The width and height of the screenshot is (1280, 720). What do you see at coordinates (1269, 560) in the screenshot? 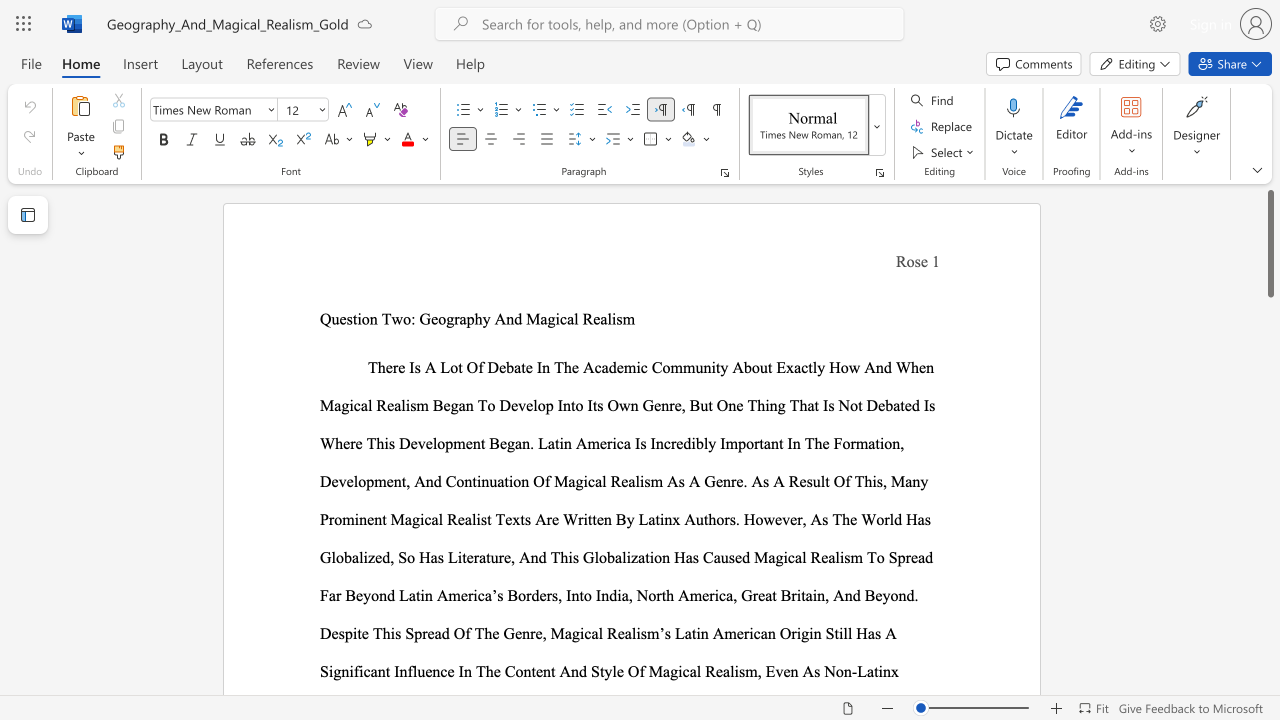
I see `the right-hand scrollbar to descend the page` at bounding box center [1269, 560].